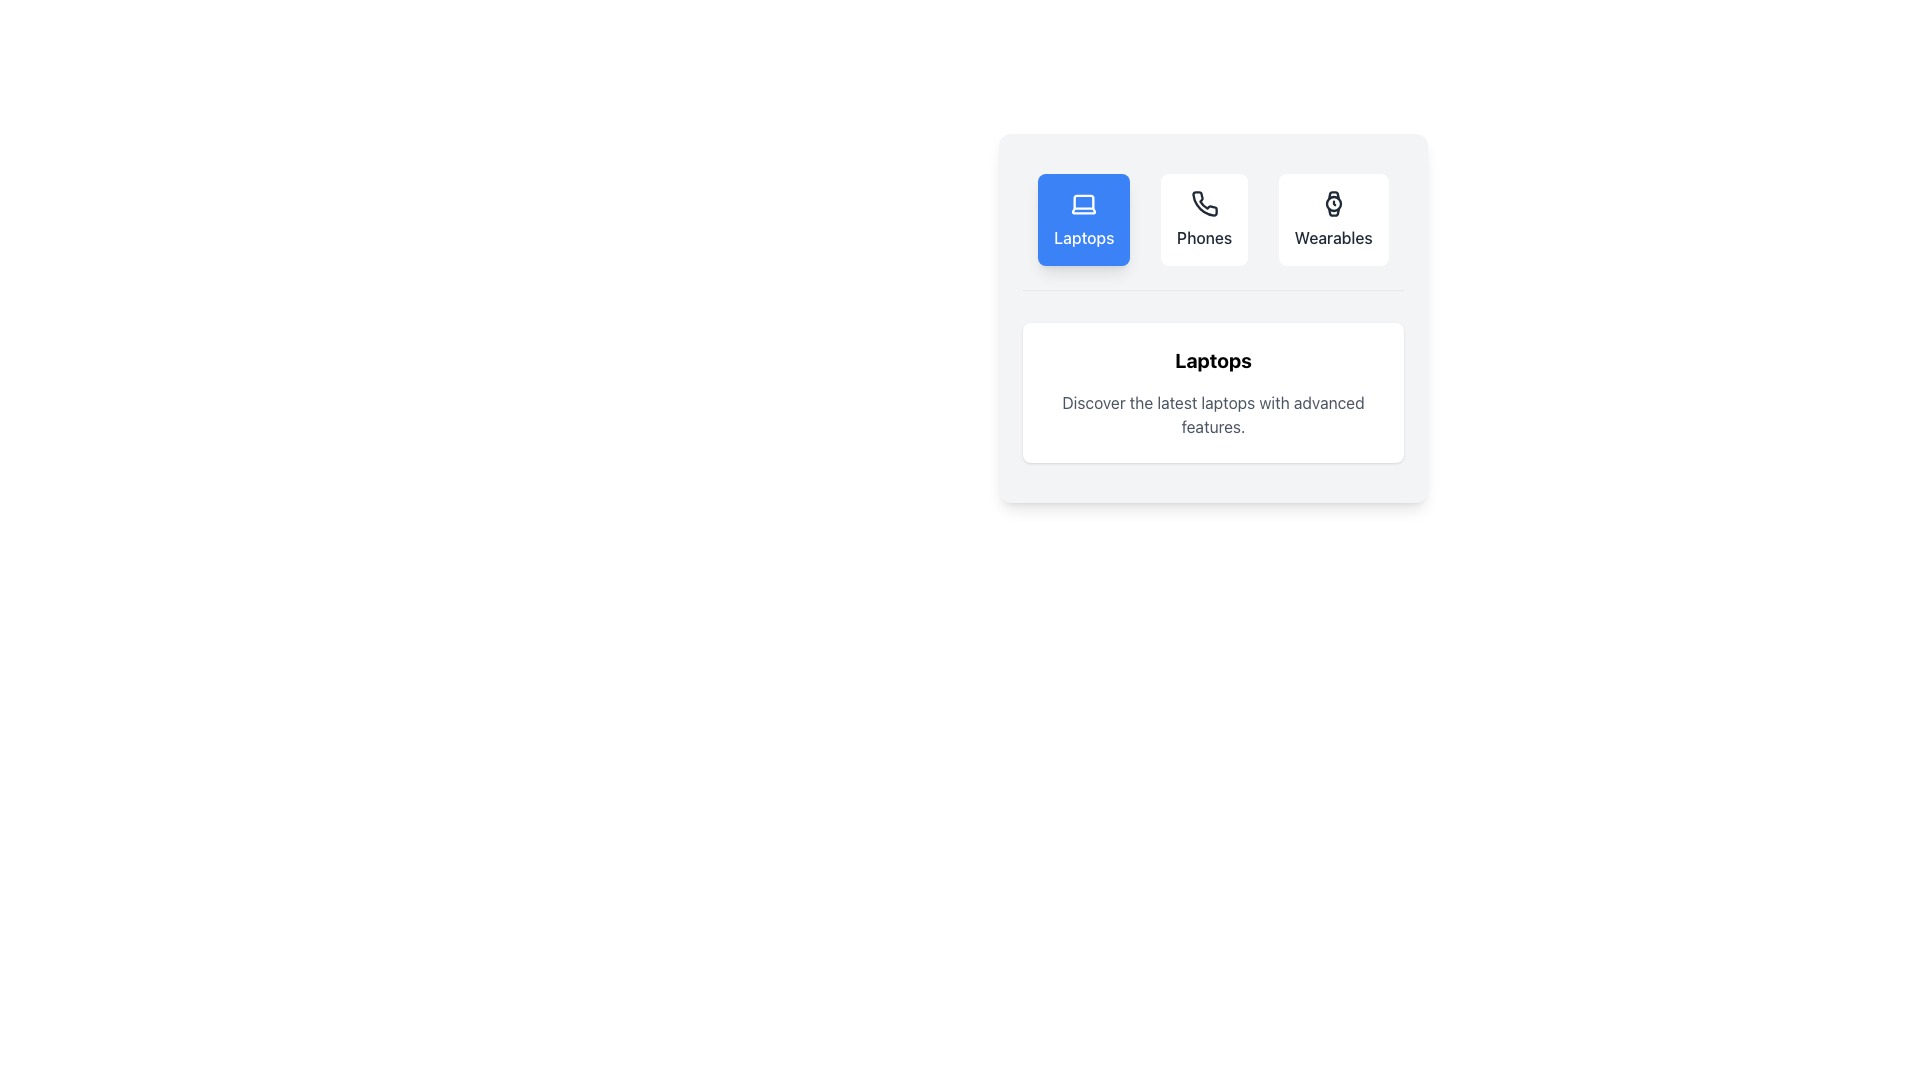  Describe the element at coordinates (1083, 204) in the screenshot. I see `the laptop icon located in the first interactive card, which has a blue square background and a white outline, positioned centrally above the text 'Laptops'` at that location.